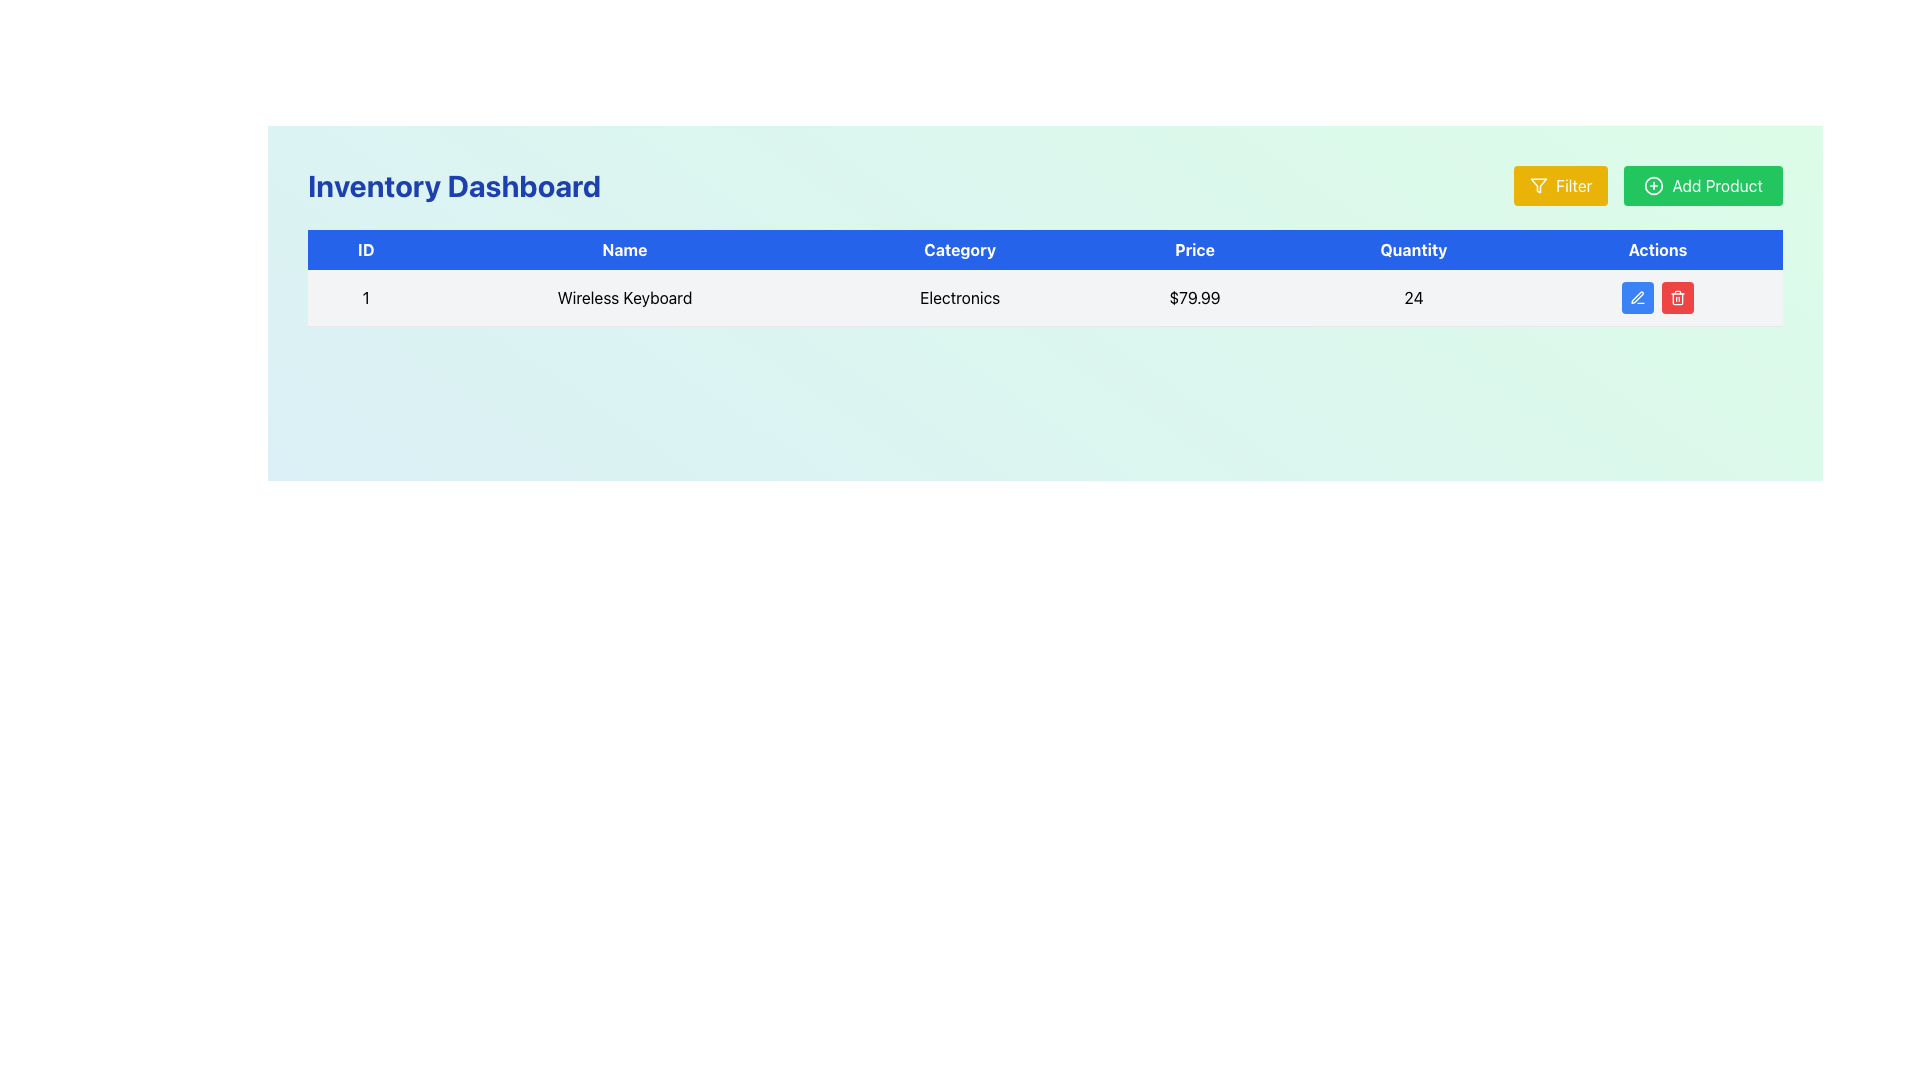  What do you see at coordinates (1657, 249) in the screenshot?
I see `the 'Actions' text label, which is styled in white against a blue background and is located in the upper-right section of the data table header` at bounding box center [1657, 249].